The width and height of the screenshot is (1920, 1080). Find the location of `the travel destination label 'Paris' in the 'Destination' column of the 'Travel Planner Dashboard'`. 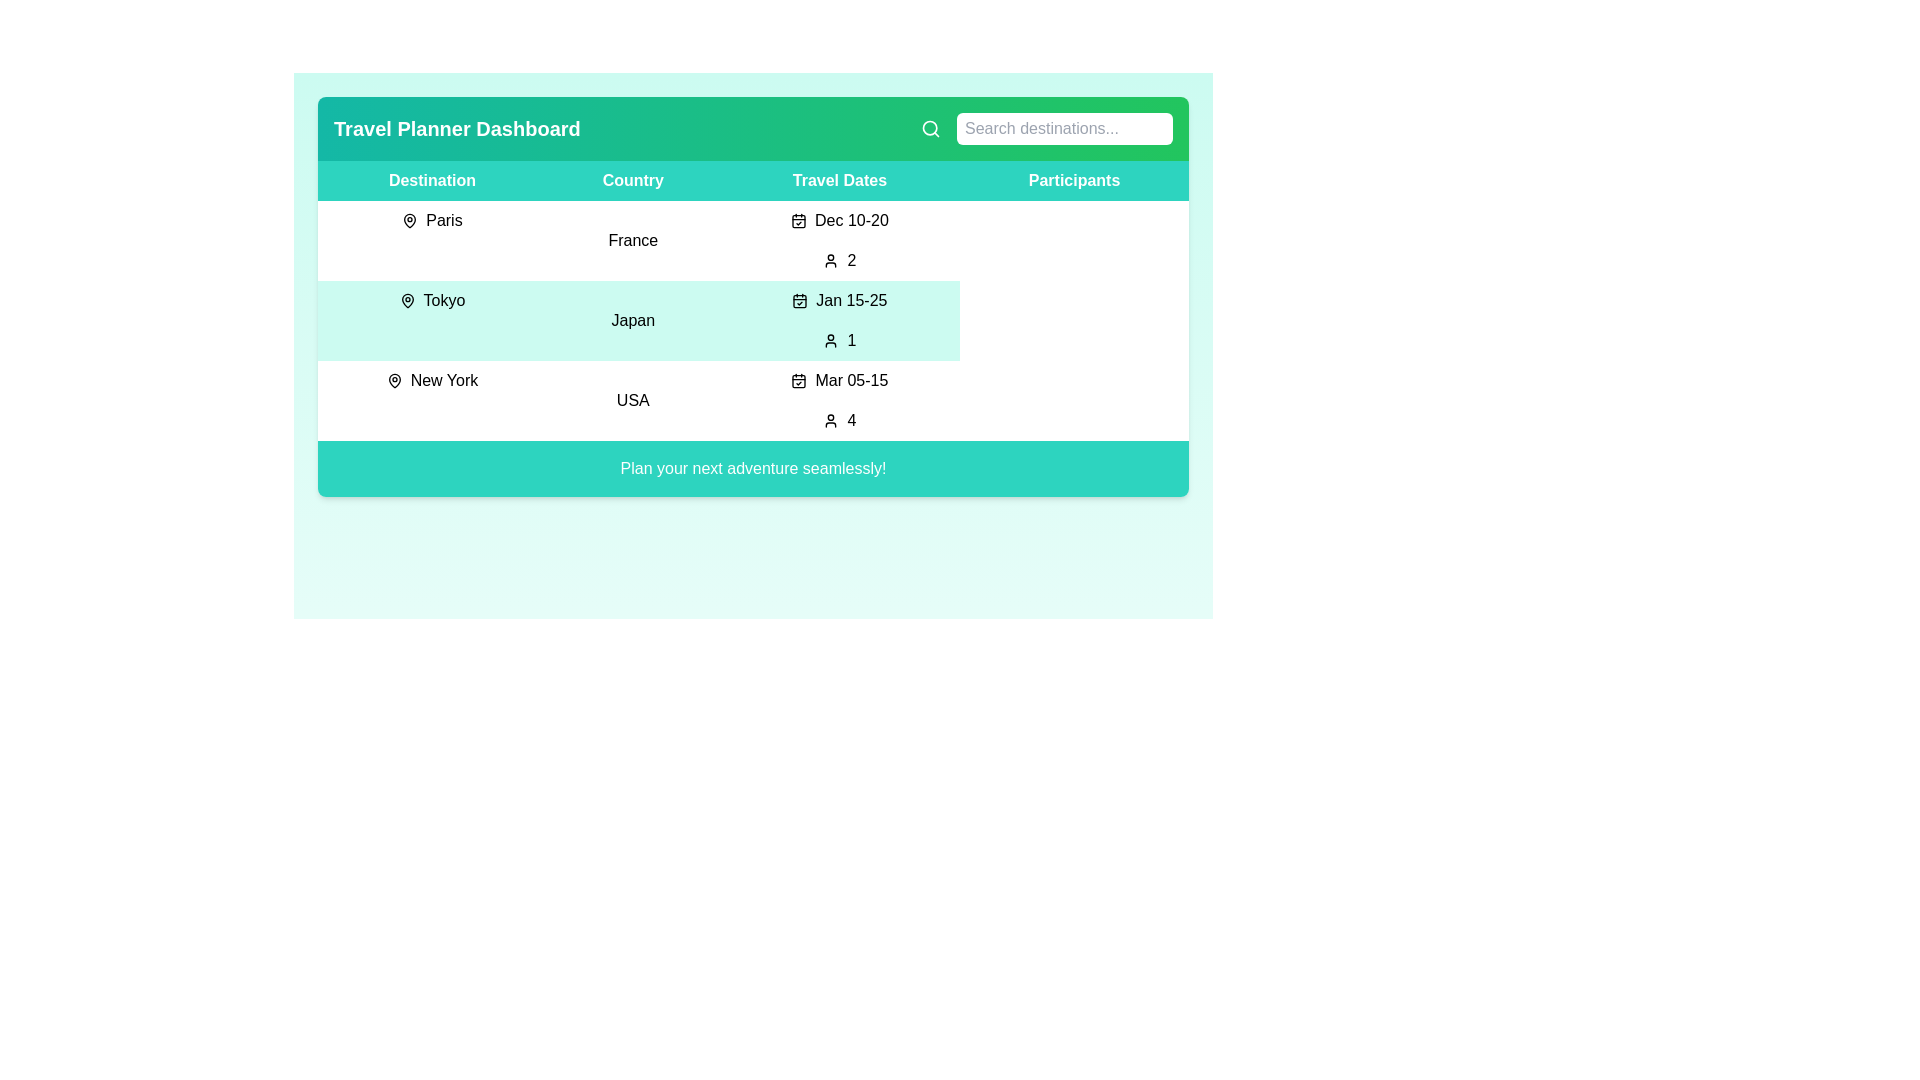

the travel destination label 'Paris' in the 'Destination' column of the 'Travel Planner Dashboard' is located at coordinates (431, 220).